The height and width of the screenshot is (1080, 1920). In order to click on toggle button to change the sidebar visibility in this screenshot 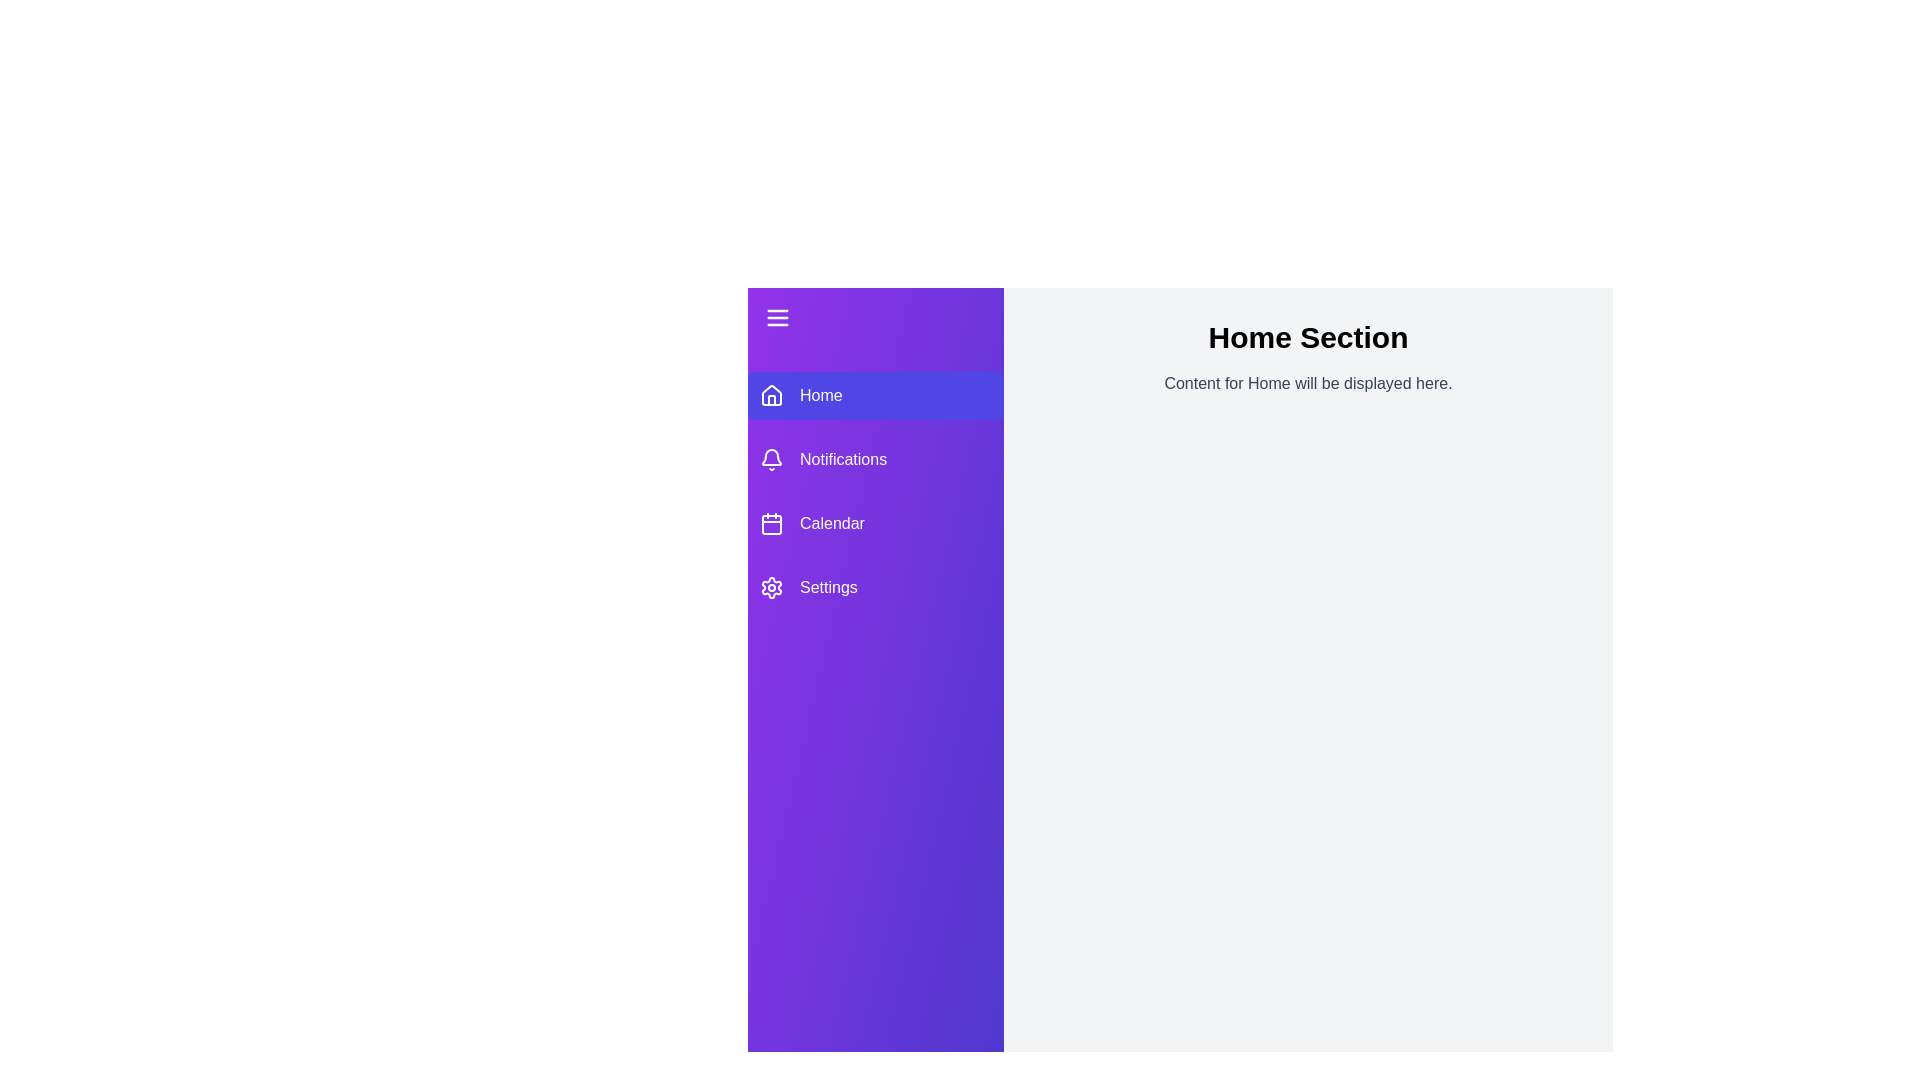, I will do `click(875, 316)`.